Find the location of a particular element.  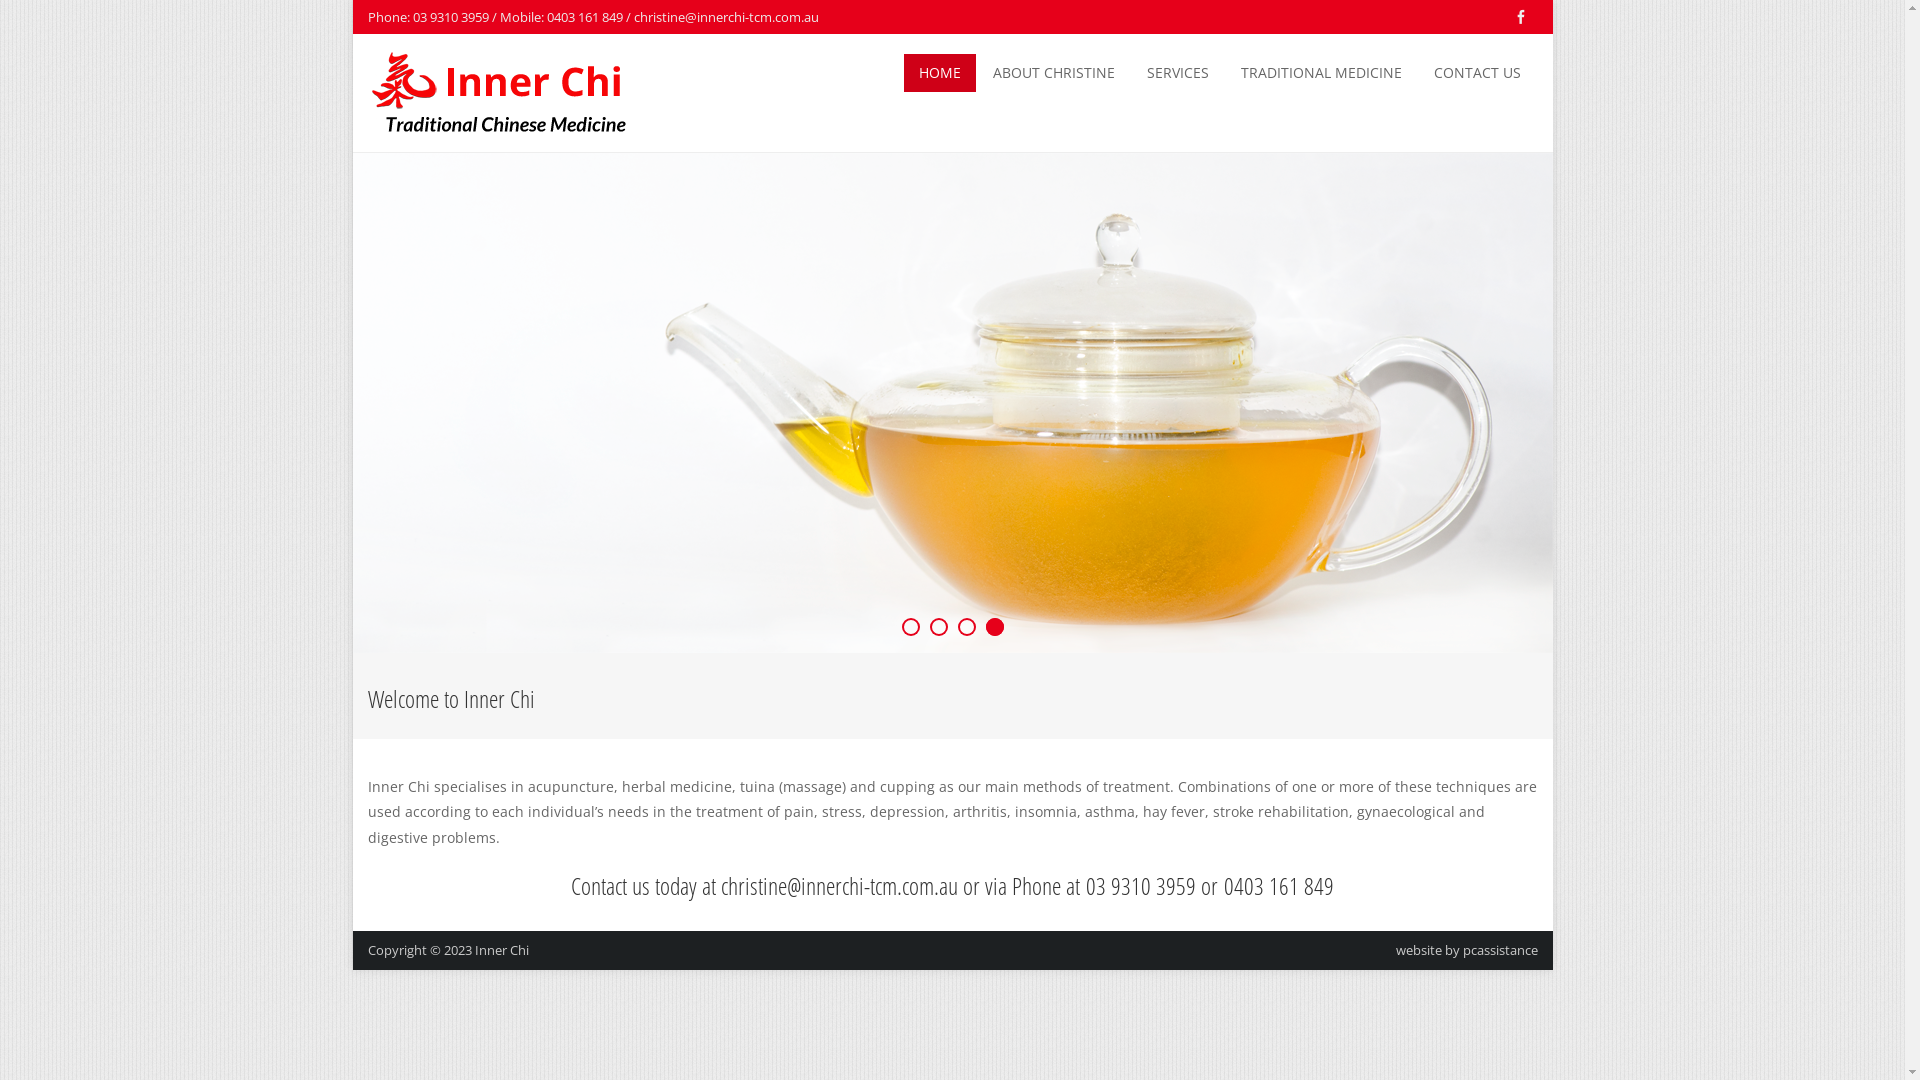

'TRADITIONAL MEDICINE' is located at coordinates (1321, 72).